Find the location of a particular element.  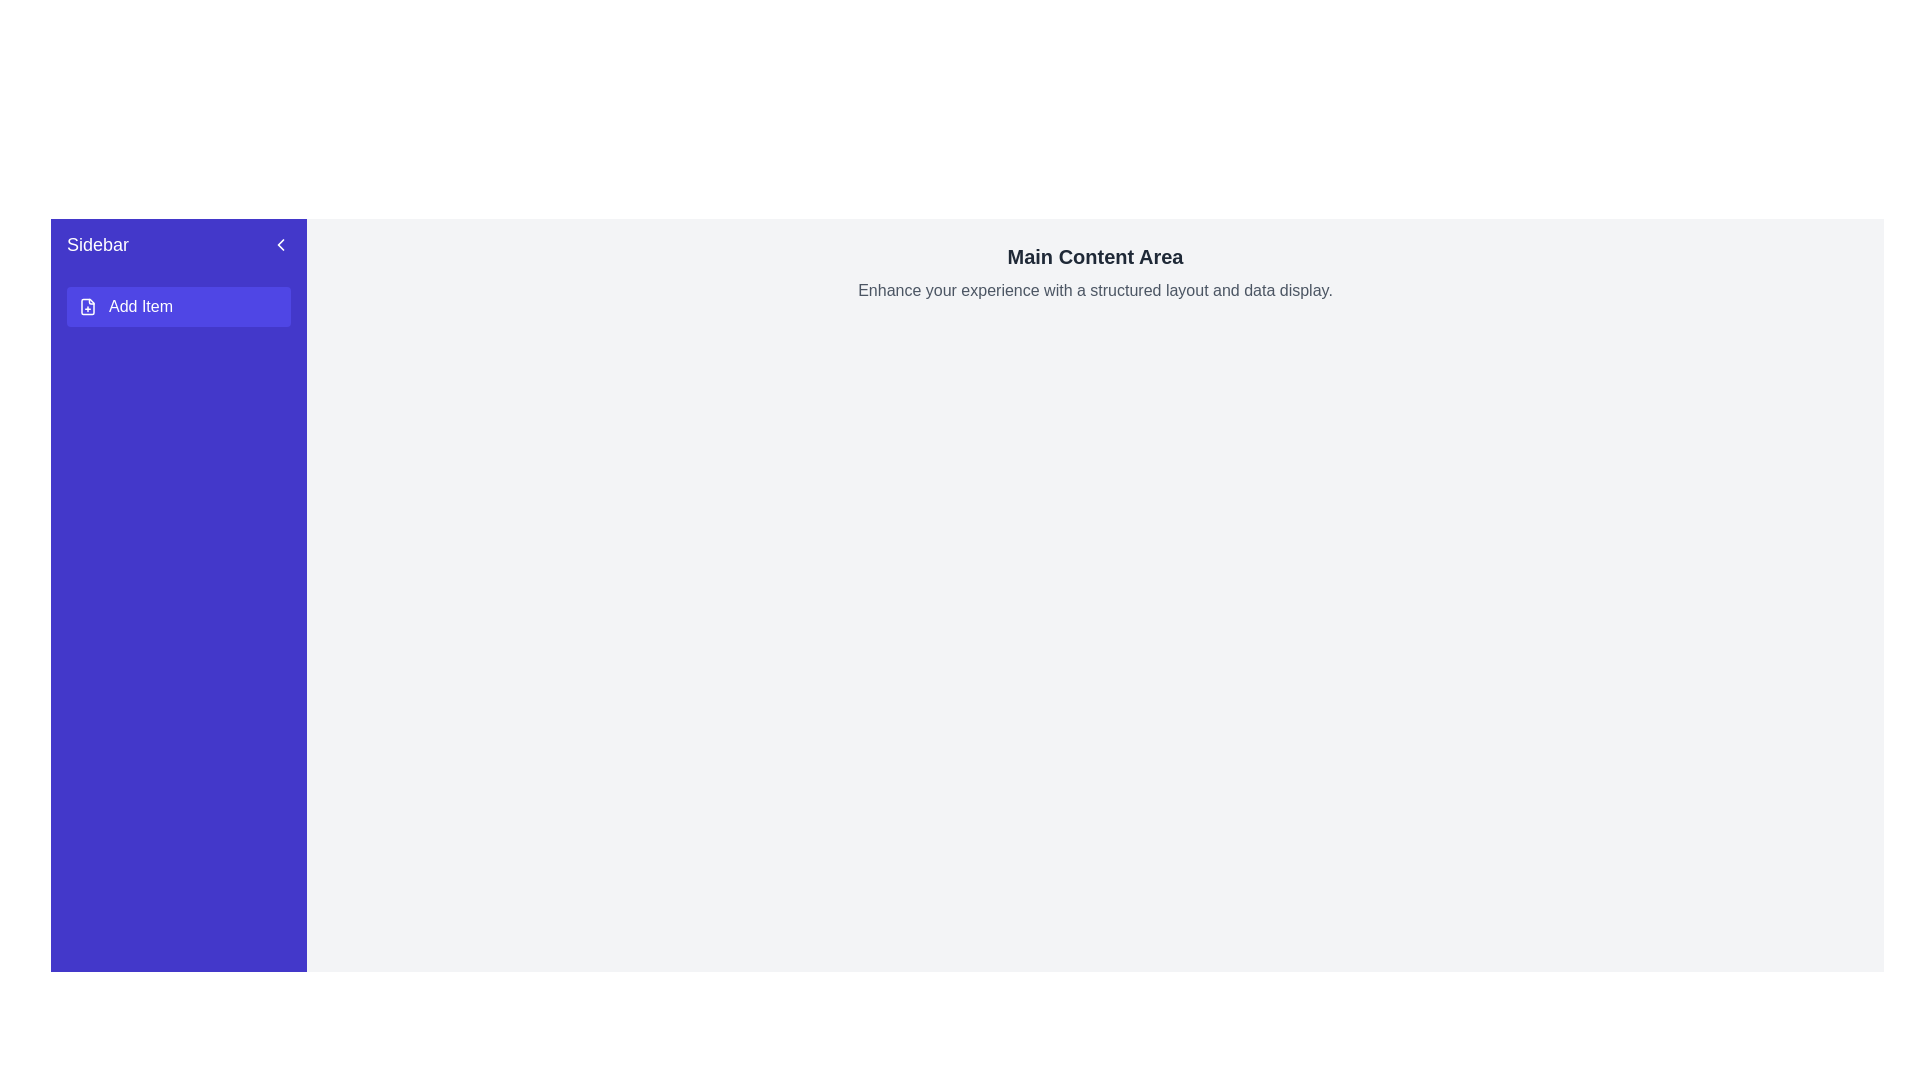

the 'Add Item' button icon located in the top left corner of the interface, which allows the user to add a new item is located at coordinates (86, 307).